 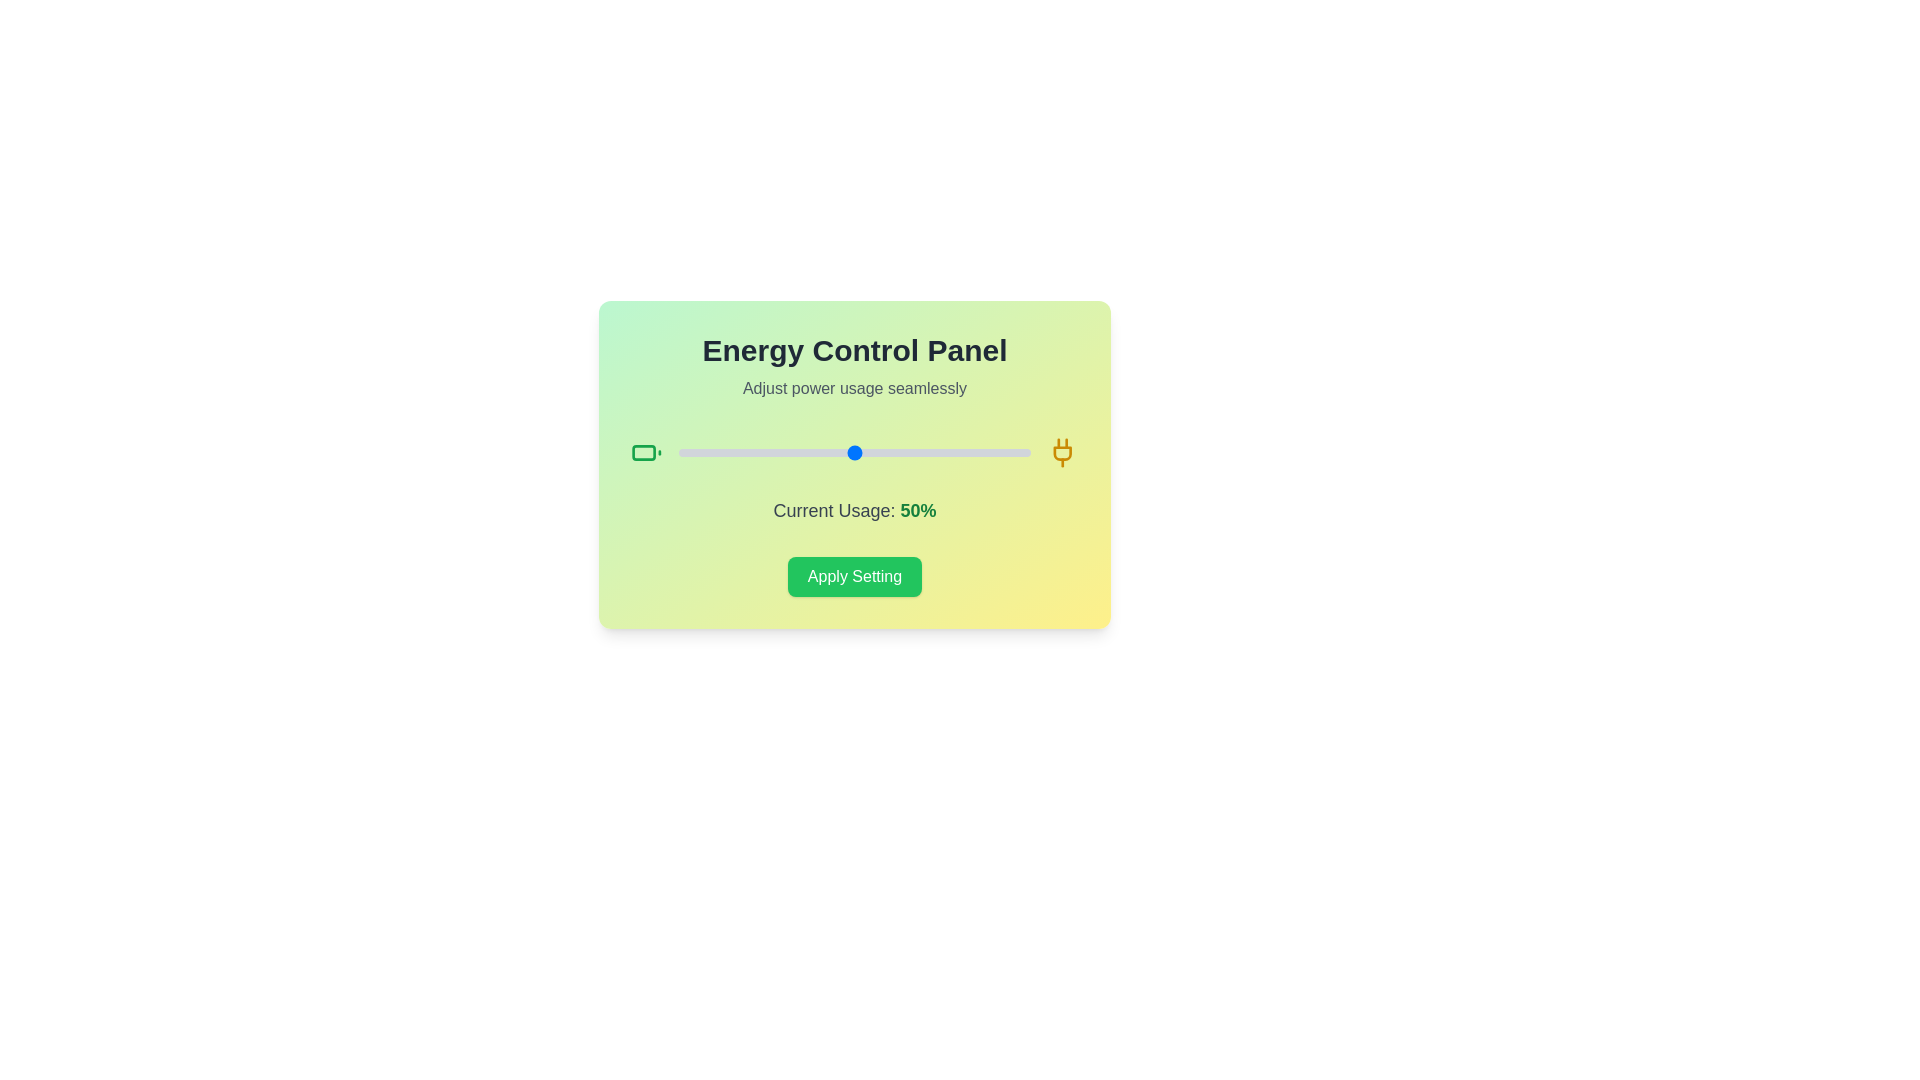 I want to click on the slider, so click(x=942, y=452).